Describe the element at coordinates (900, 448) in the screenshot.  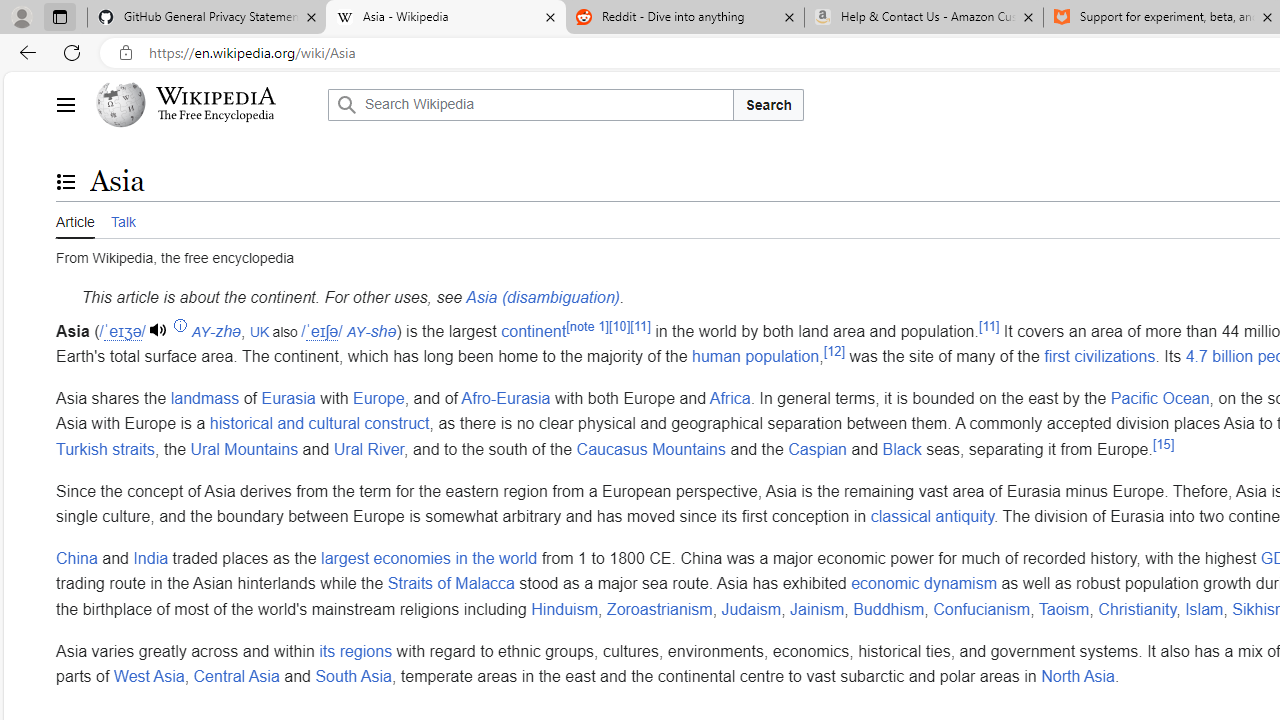
I see `'Black'` at that location.